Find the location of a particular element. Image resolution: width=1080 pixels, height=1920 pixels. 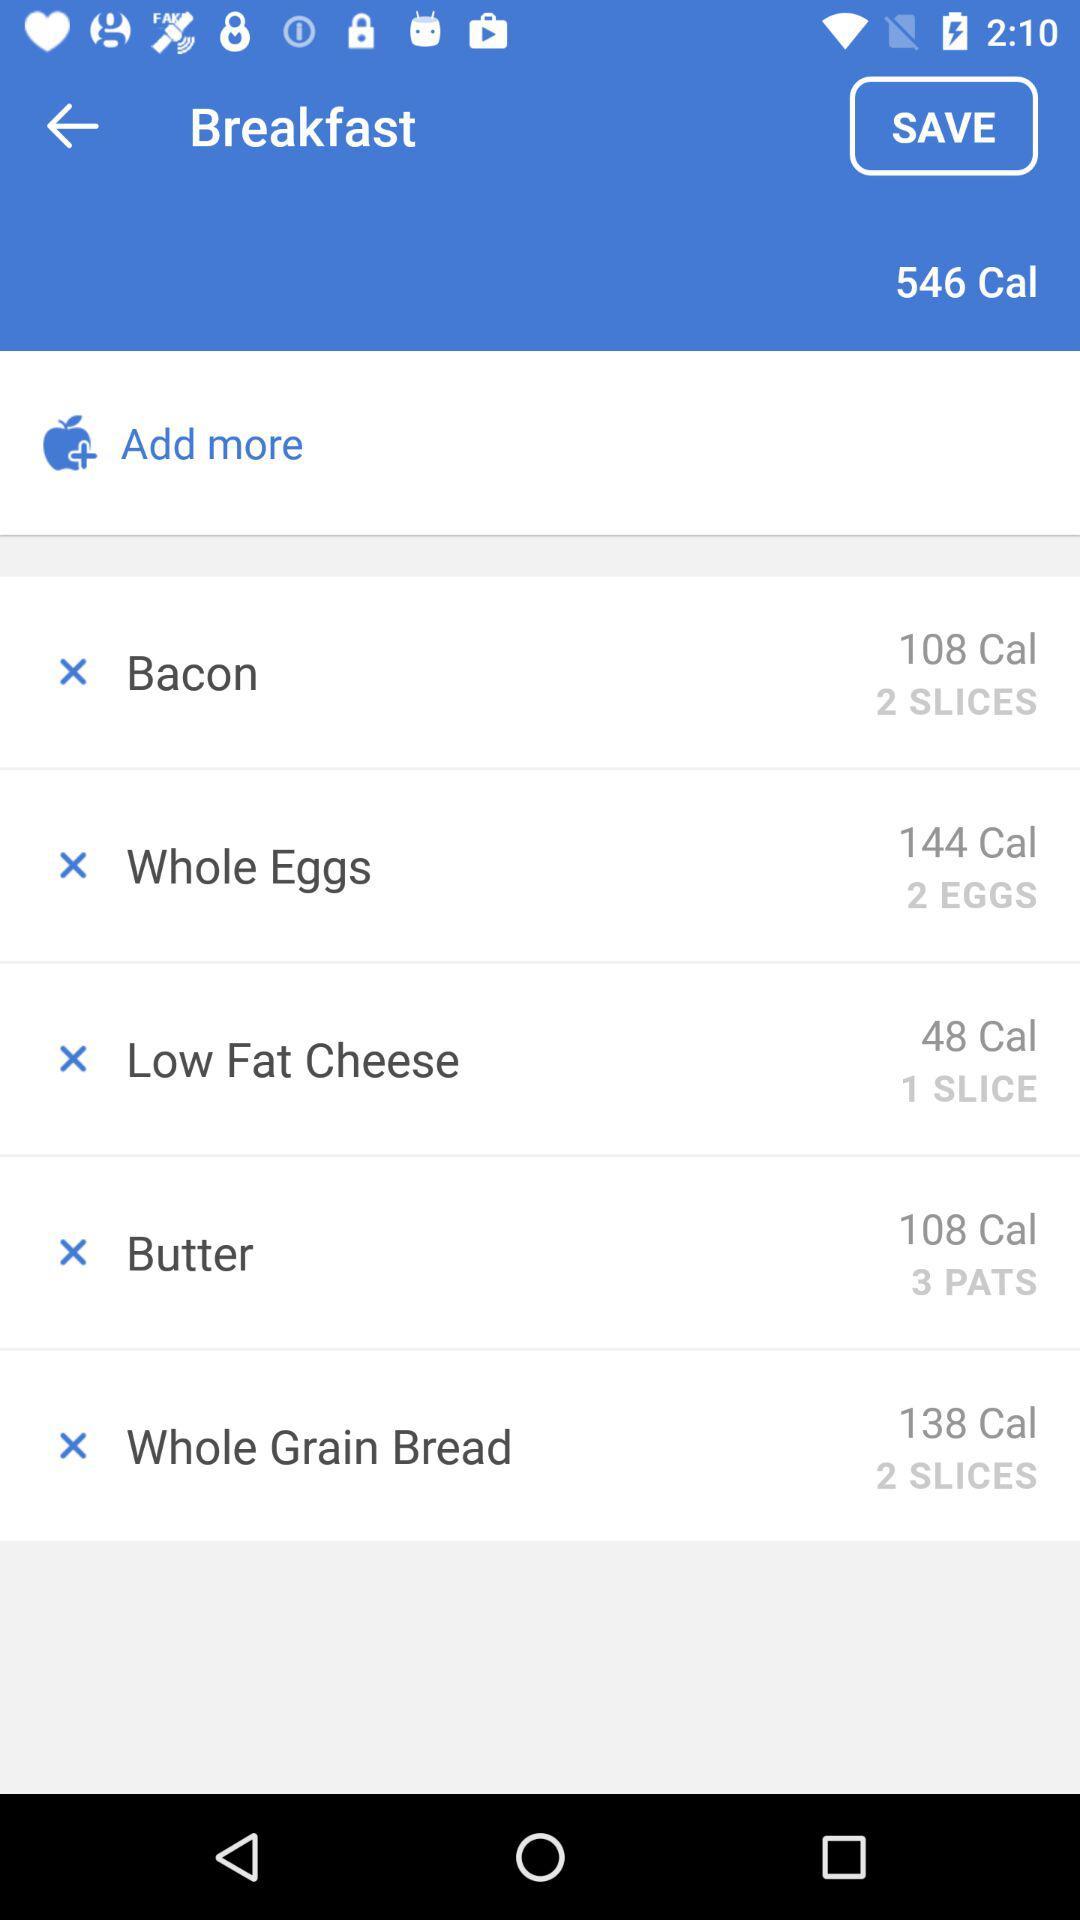

delete low fat cheese off custom plan is located at coordinates (61, 1058).